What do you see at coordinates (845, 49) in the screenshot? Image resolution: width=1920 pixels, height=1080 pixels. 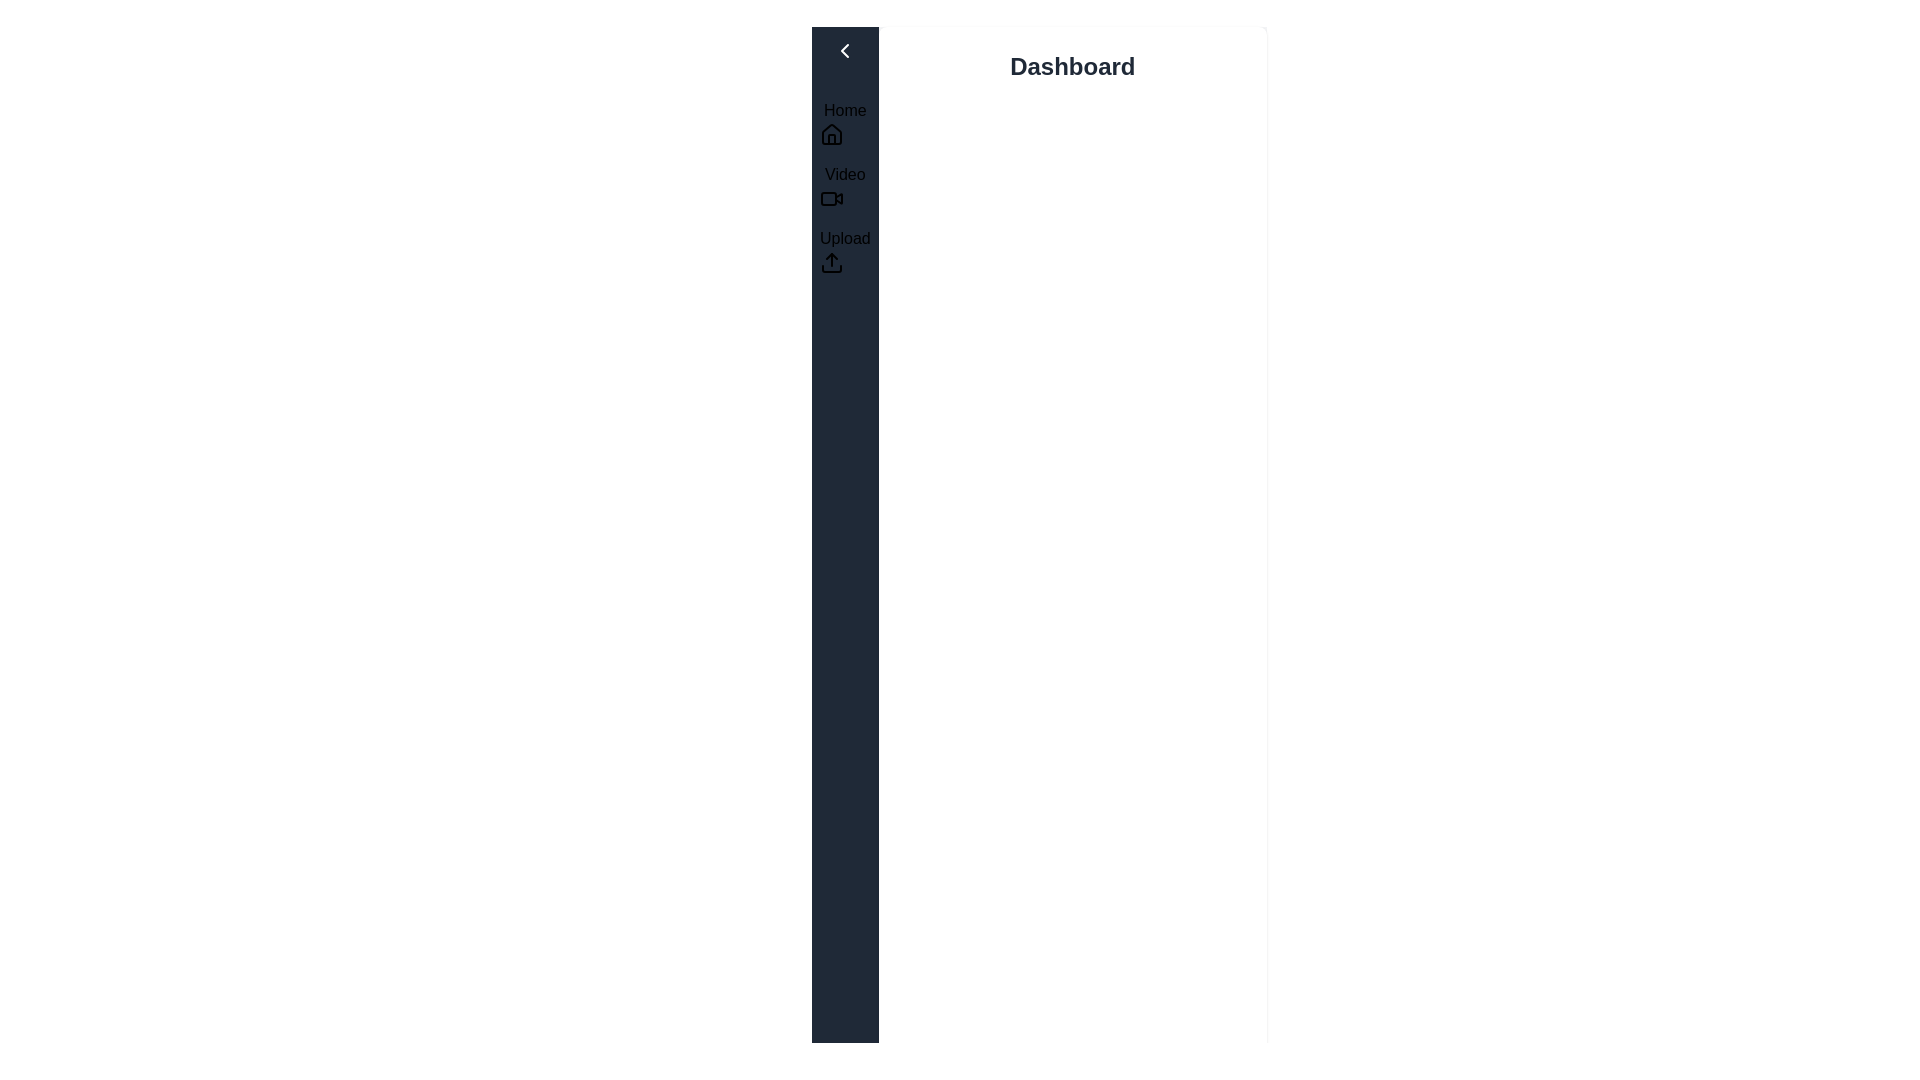 I see `the triangular leftward-pointing arrow icon in the vertical sidebar` at bounding box center [845, 49].